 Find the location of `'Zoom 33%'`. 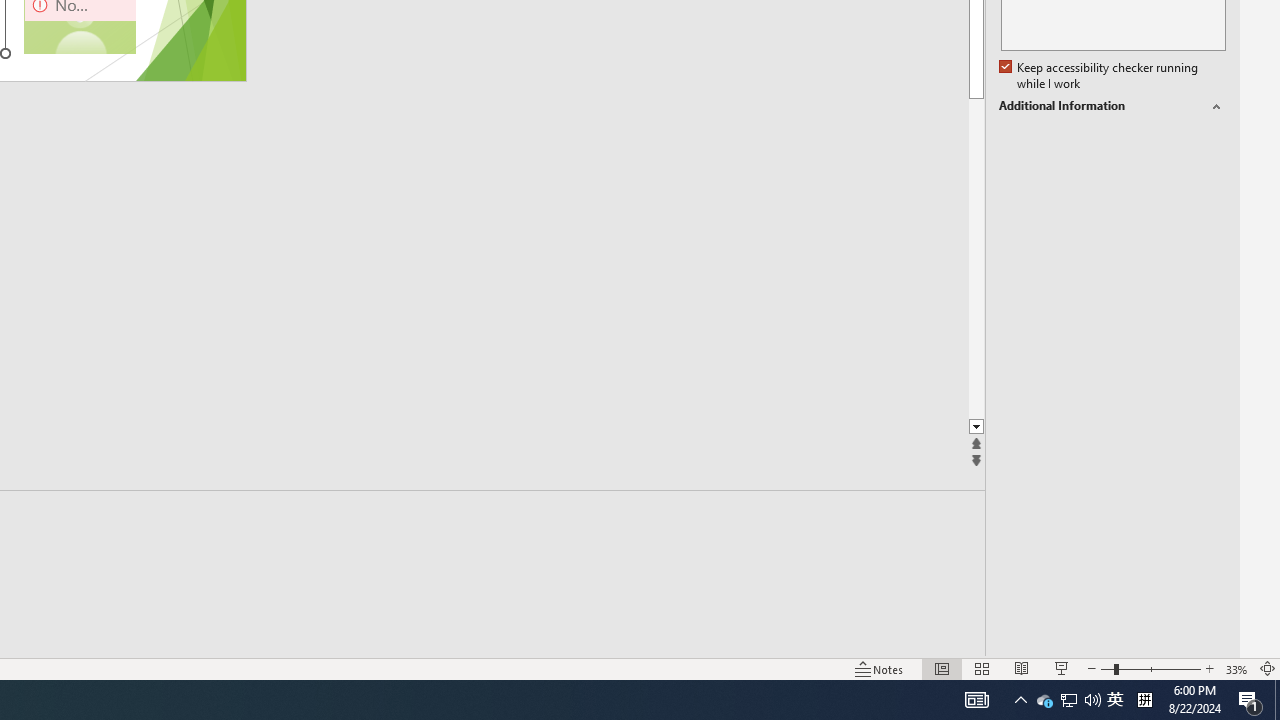

'Zoom 33%' is located at coordinates (1236, 669).